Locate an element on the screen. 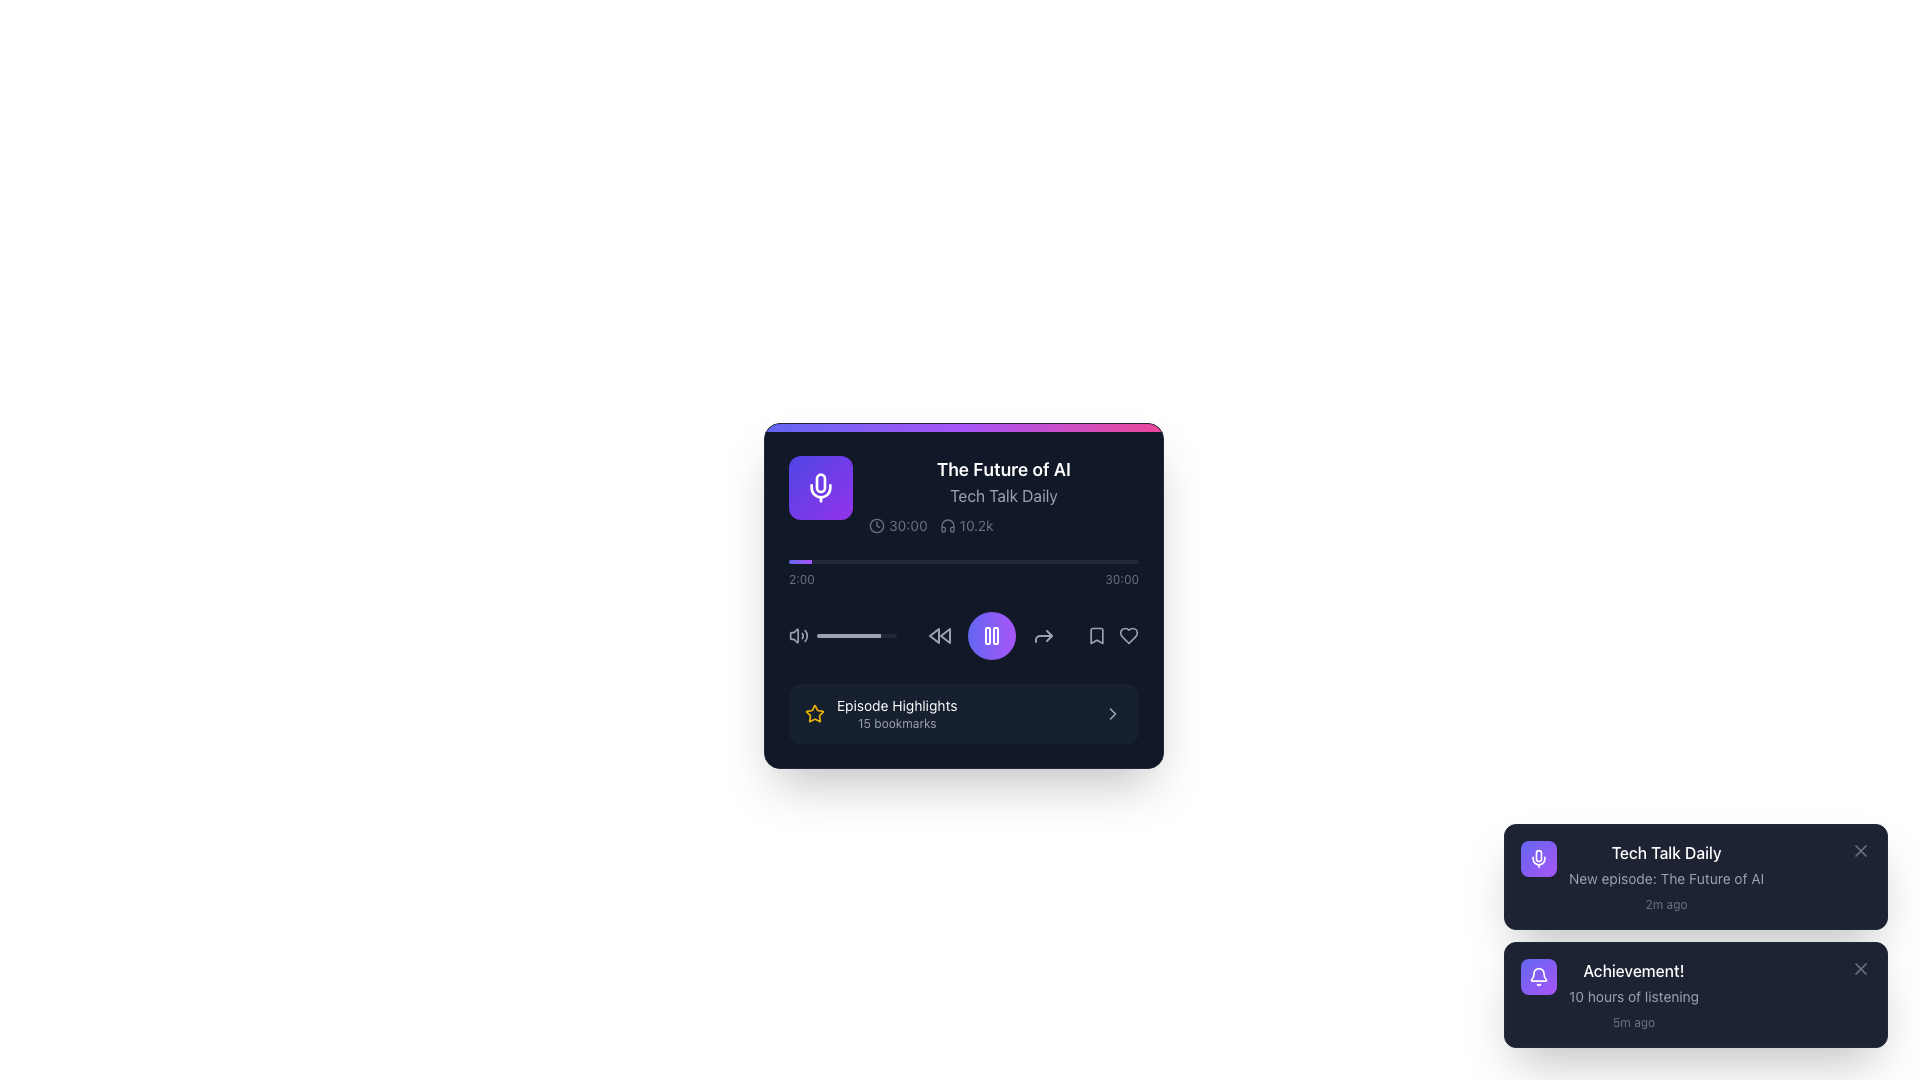  the notification card displaying the new podcast episode titled 'New episode: The Future of AI' from 'Tech Talk Daily', which is positioned at the upper part of the notification list is located at coordinates (1718, 875).